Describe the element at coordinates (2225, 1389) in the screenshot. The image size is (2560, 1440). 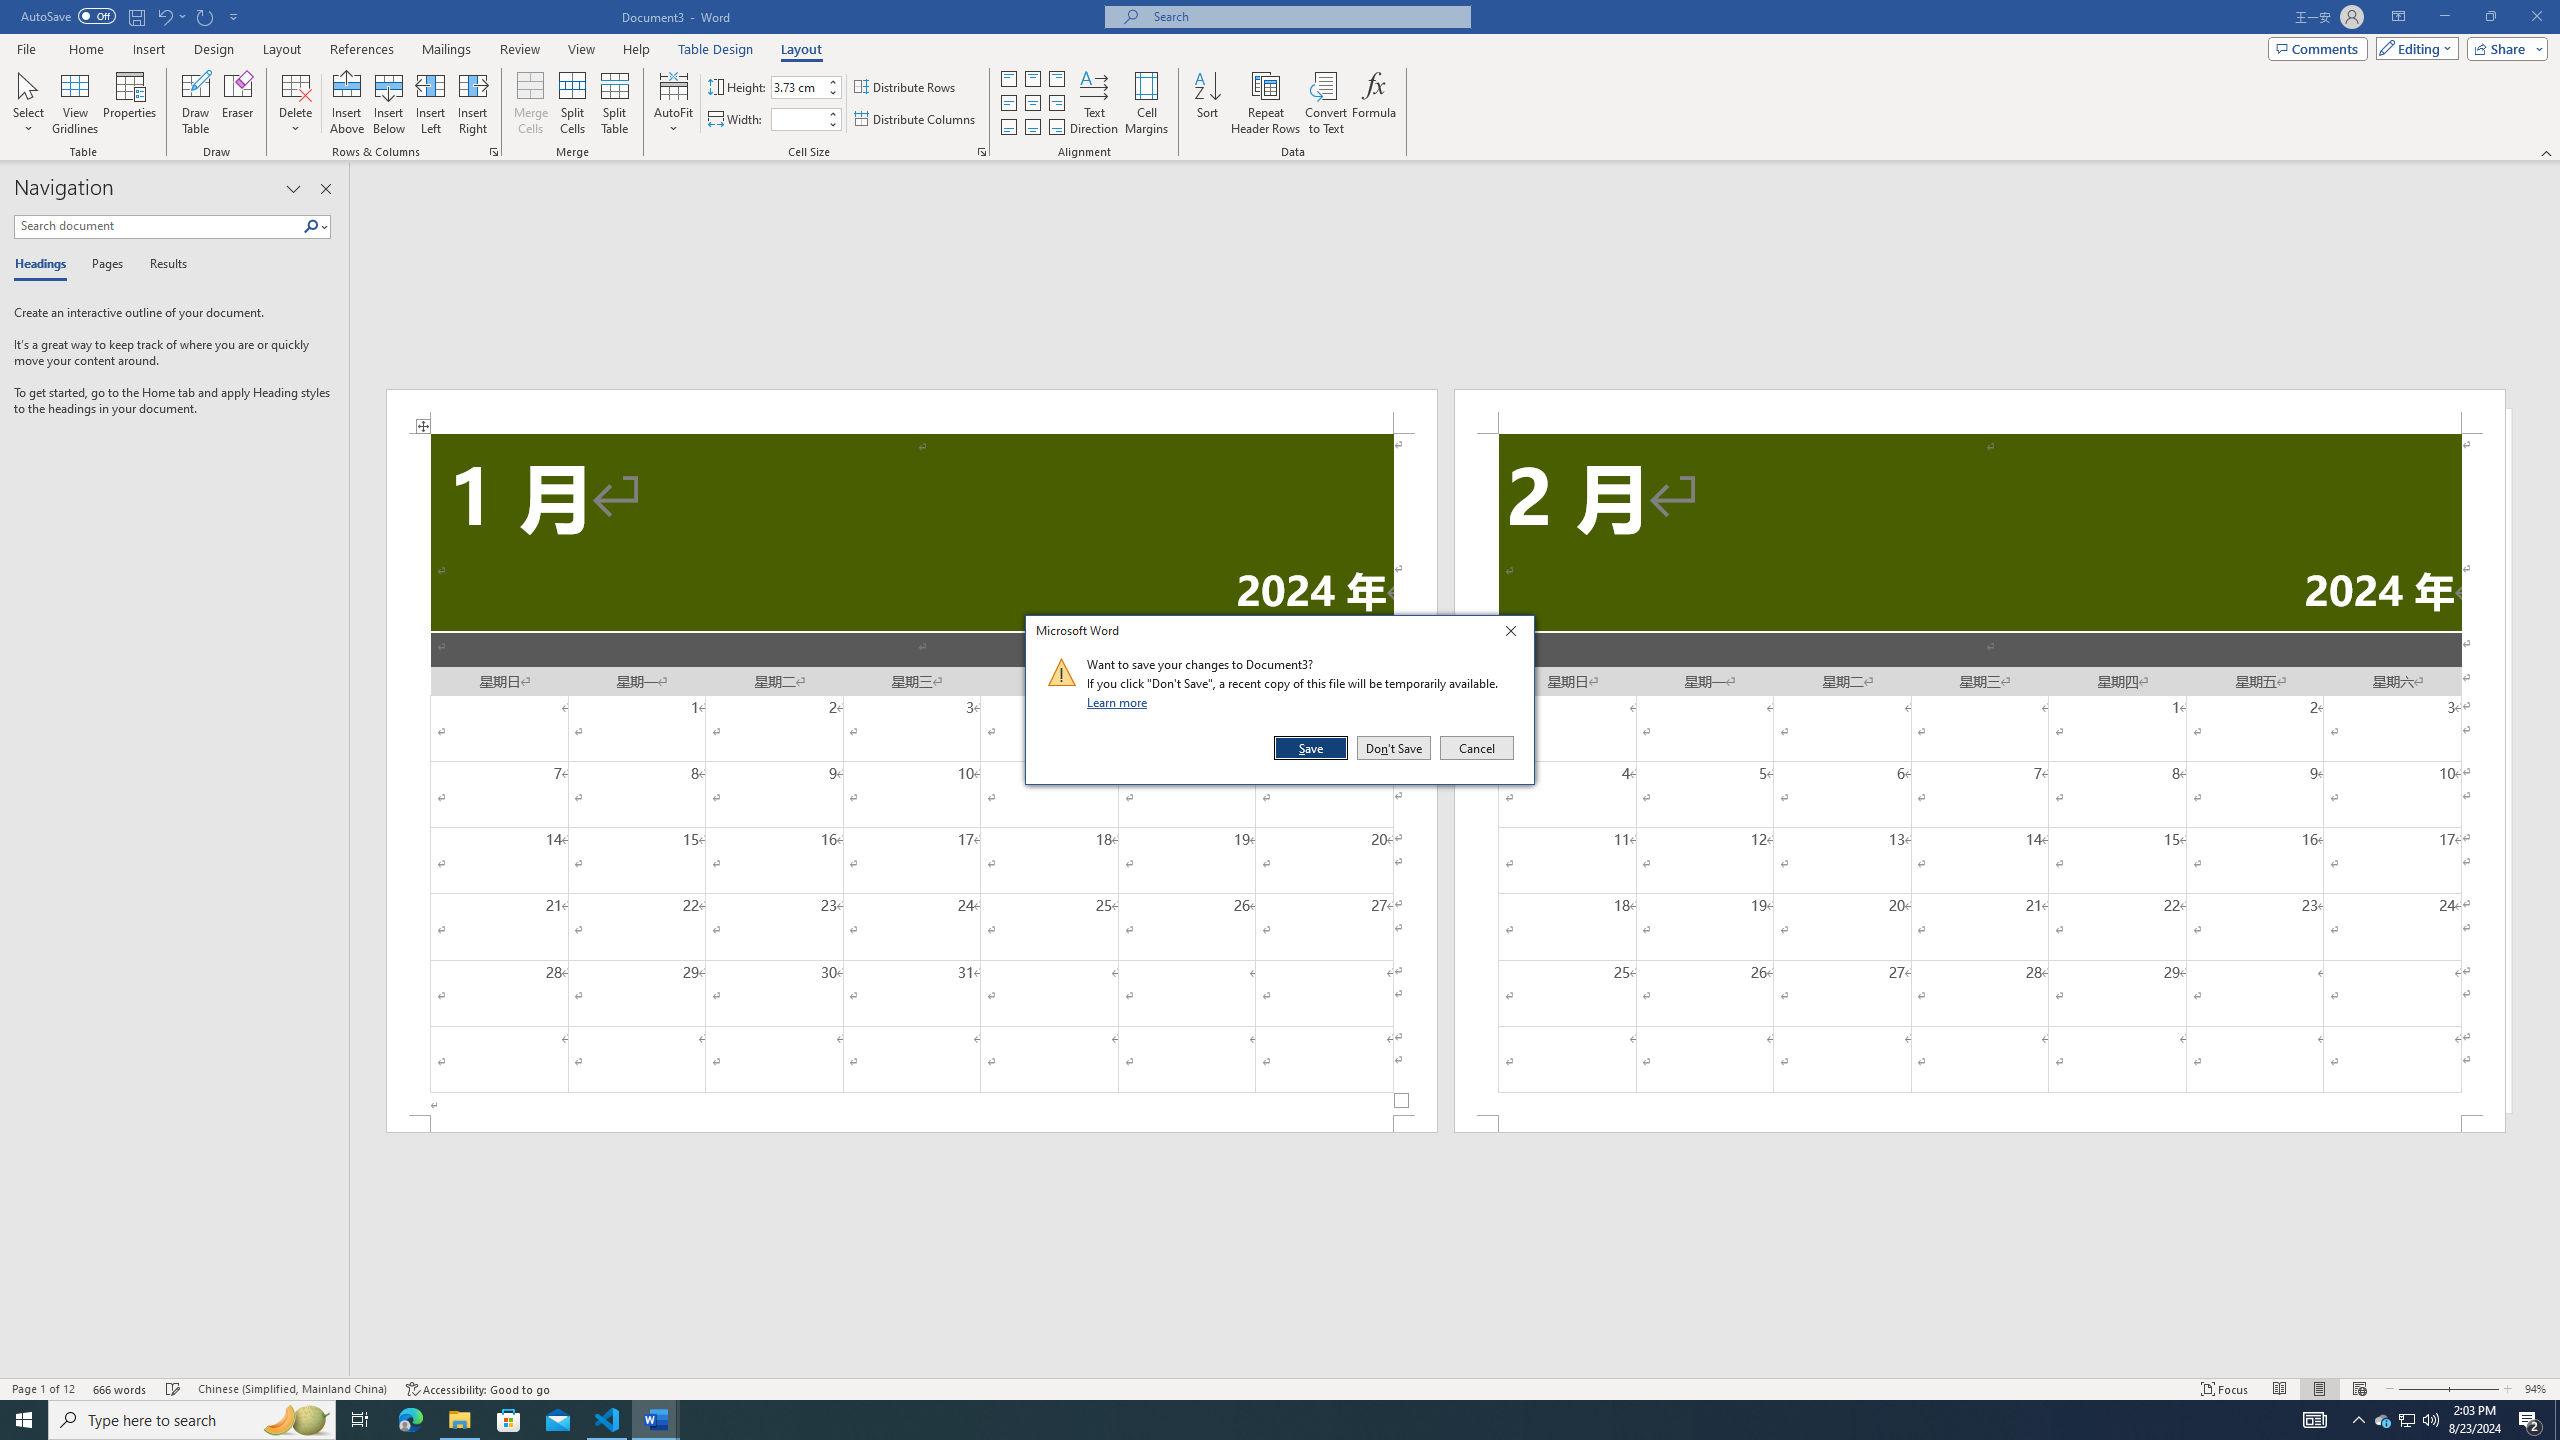
I see `'Focus '` at that location.